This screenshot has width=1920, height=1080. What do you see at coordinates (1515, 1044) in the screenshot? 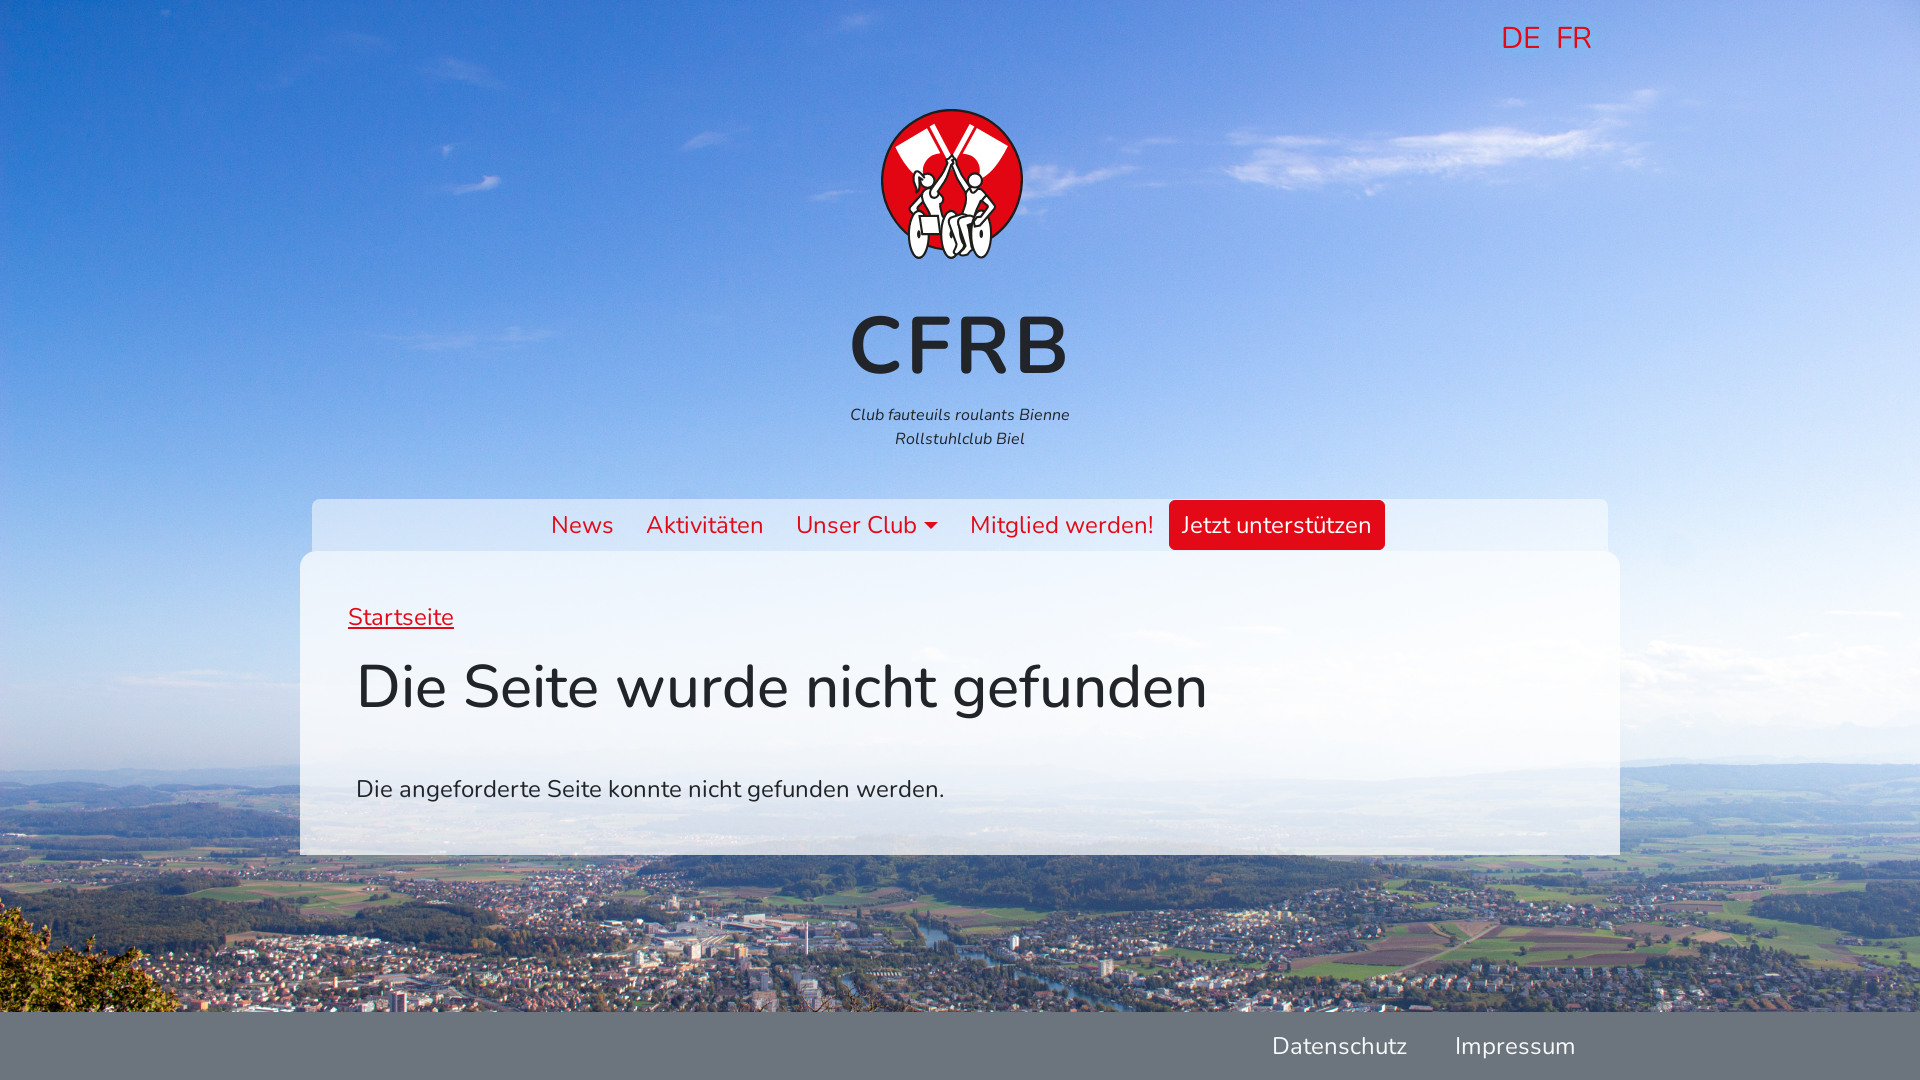
I see `'Impressum'` at bounding box center [1515, 1044].